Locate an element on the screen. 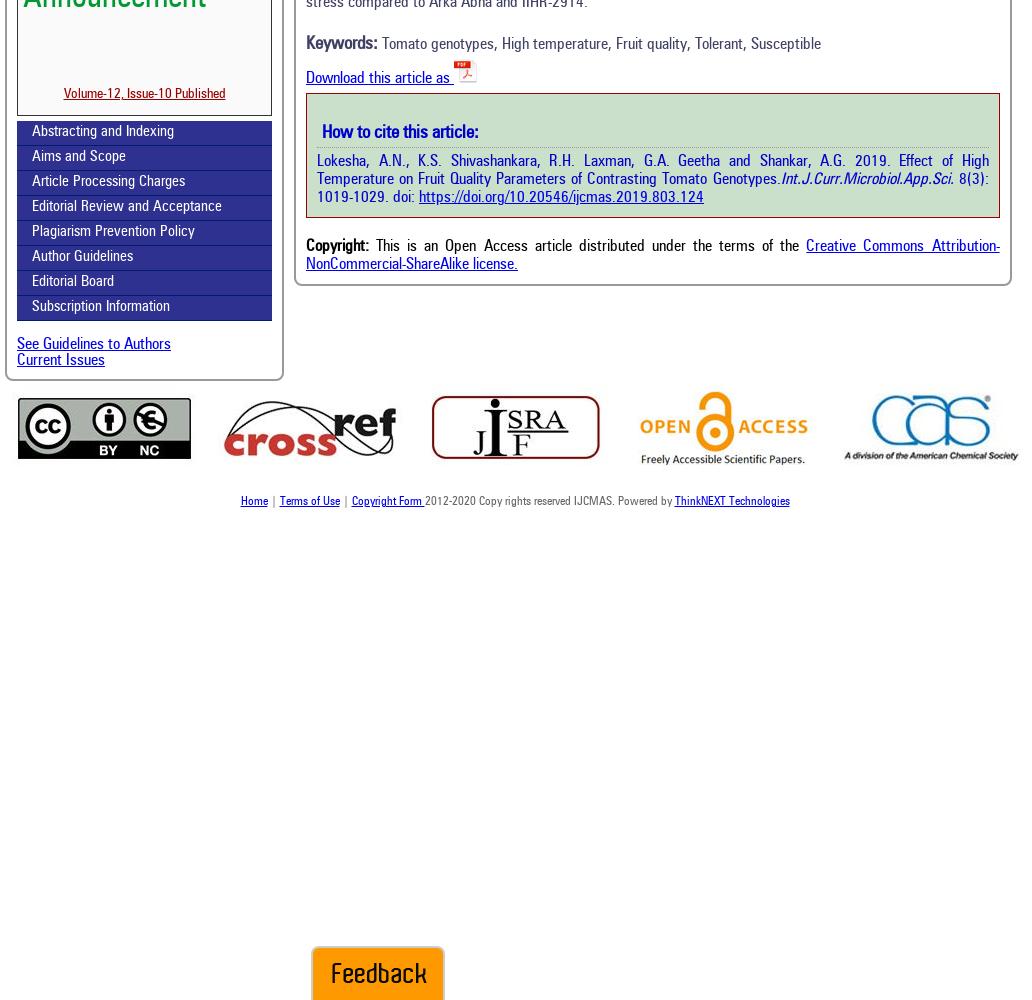 The height and width of the screenshot is (1000, 1032). 'Terms of Use' is located at coordinates (308, 502).